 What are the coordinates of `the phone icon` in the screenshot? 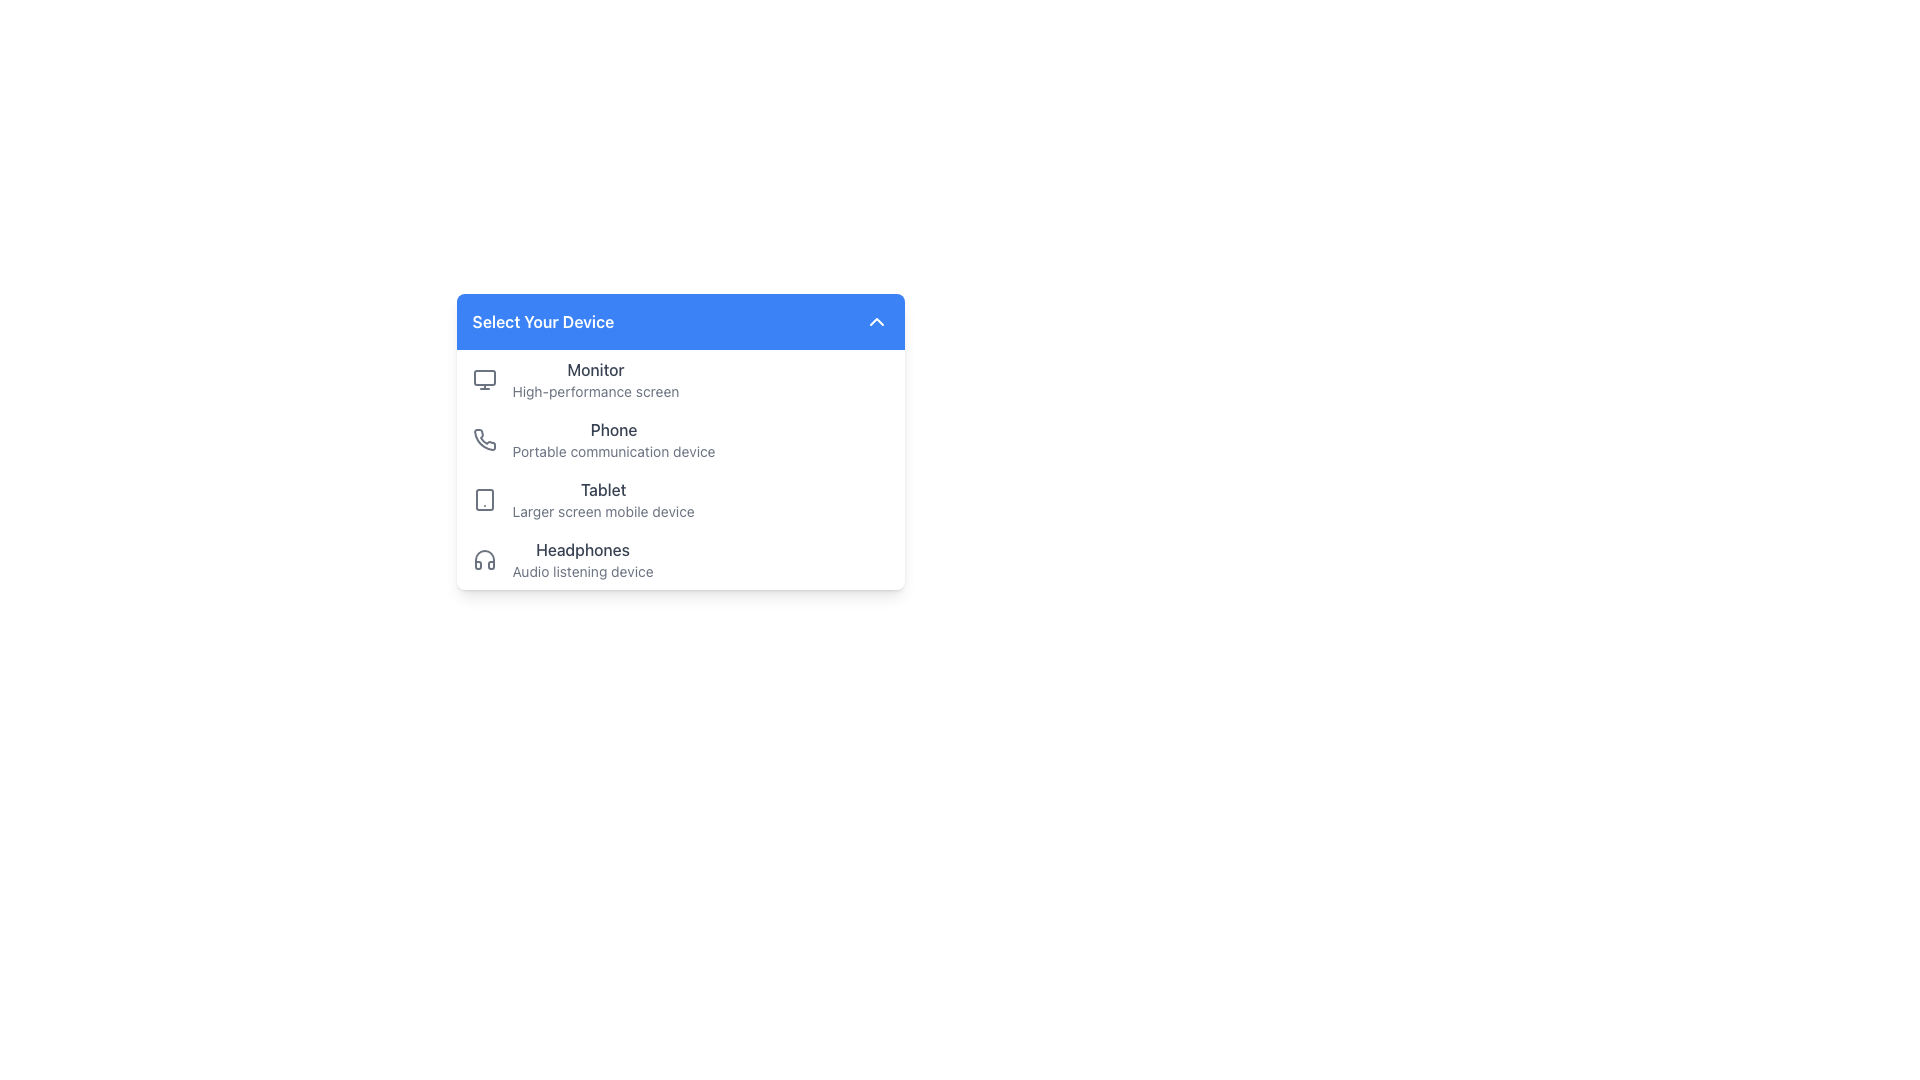 It's located at (484, 438).